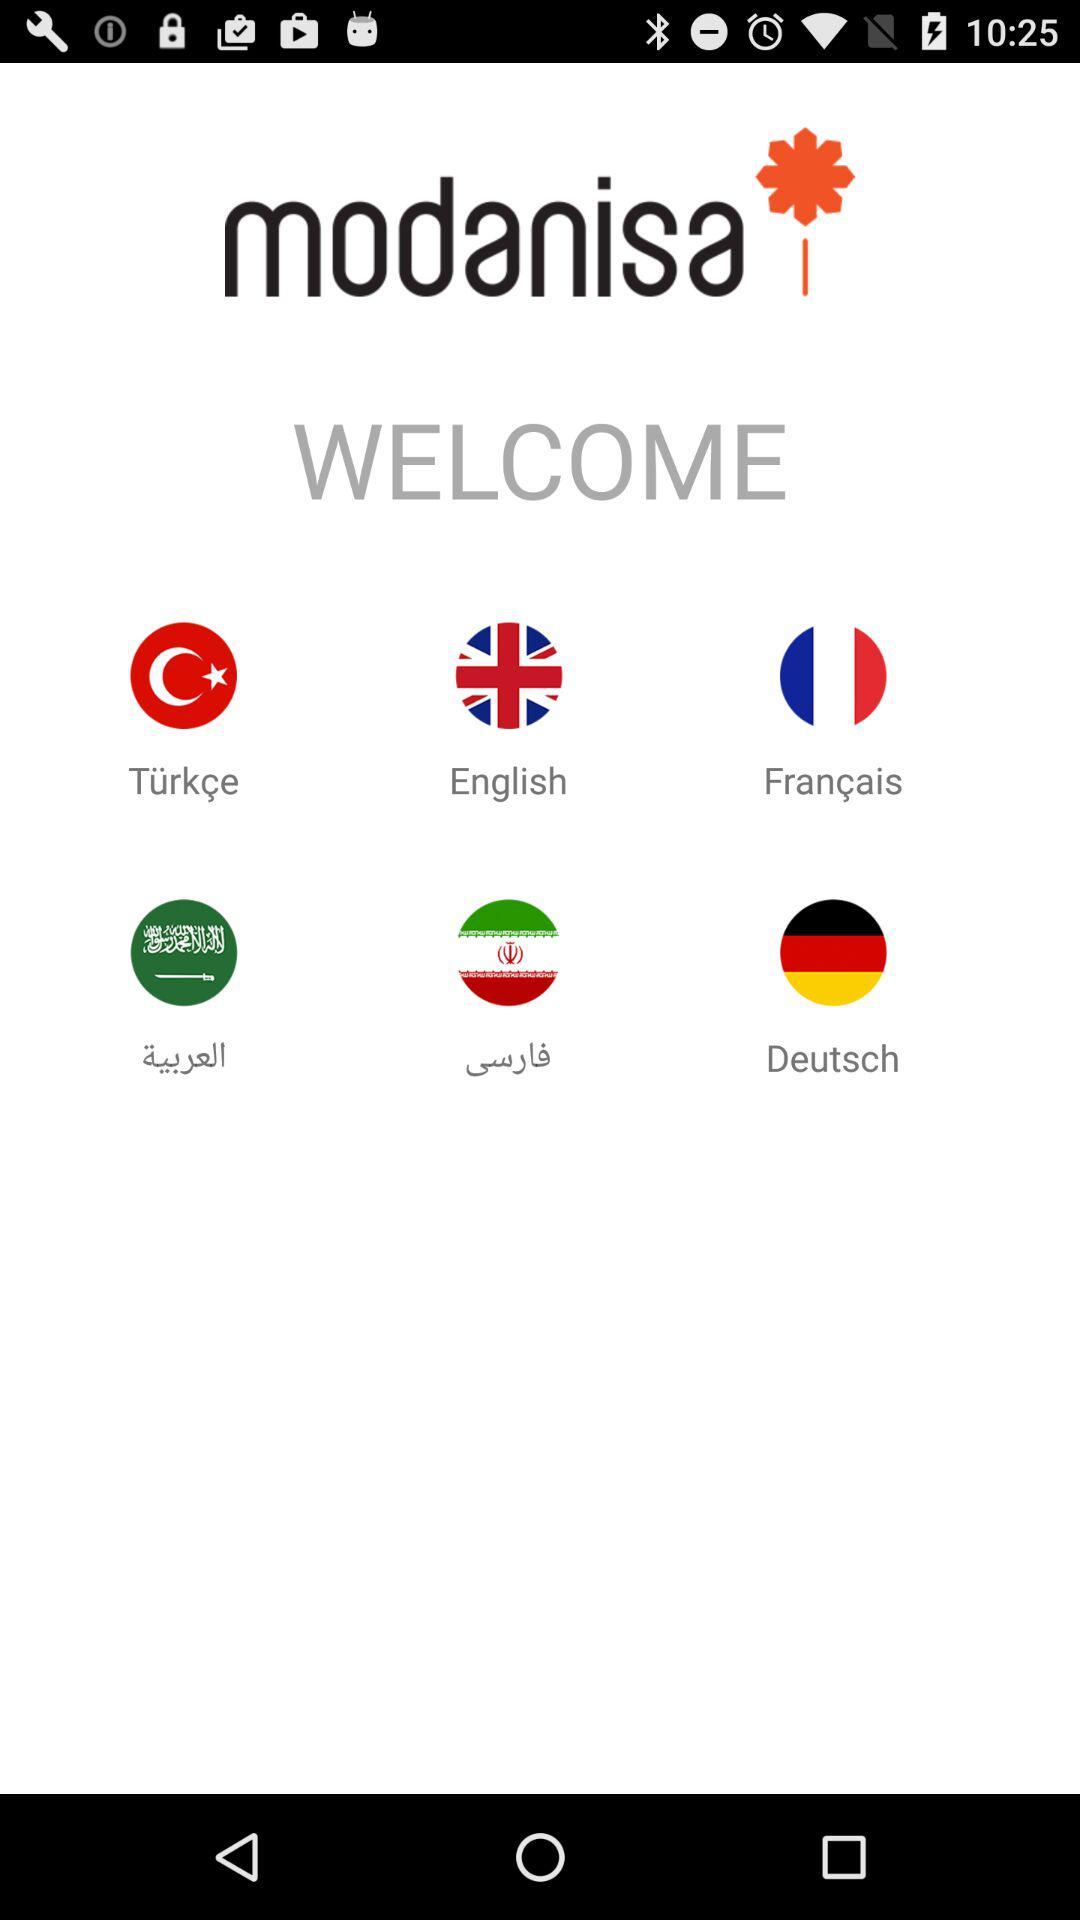 Image resolution: width=1080 pixels, height=1920 pixels. Describe the element at coordinates (183, 951) in the screenshot. I see `selects saudi arabia as your current location` at that location.